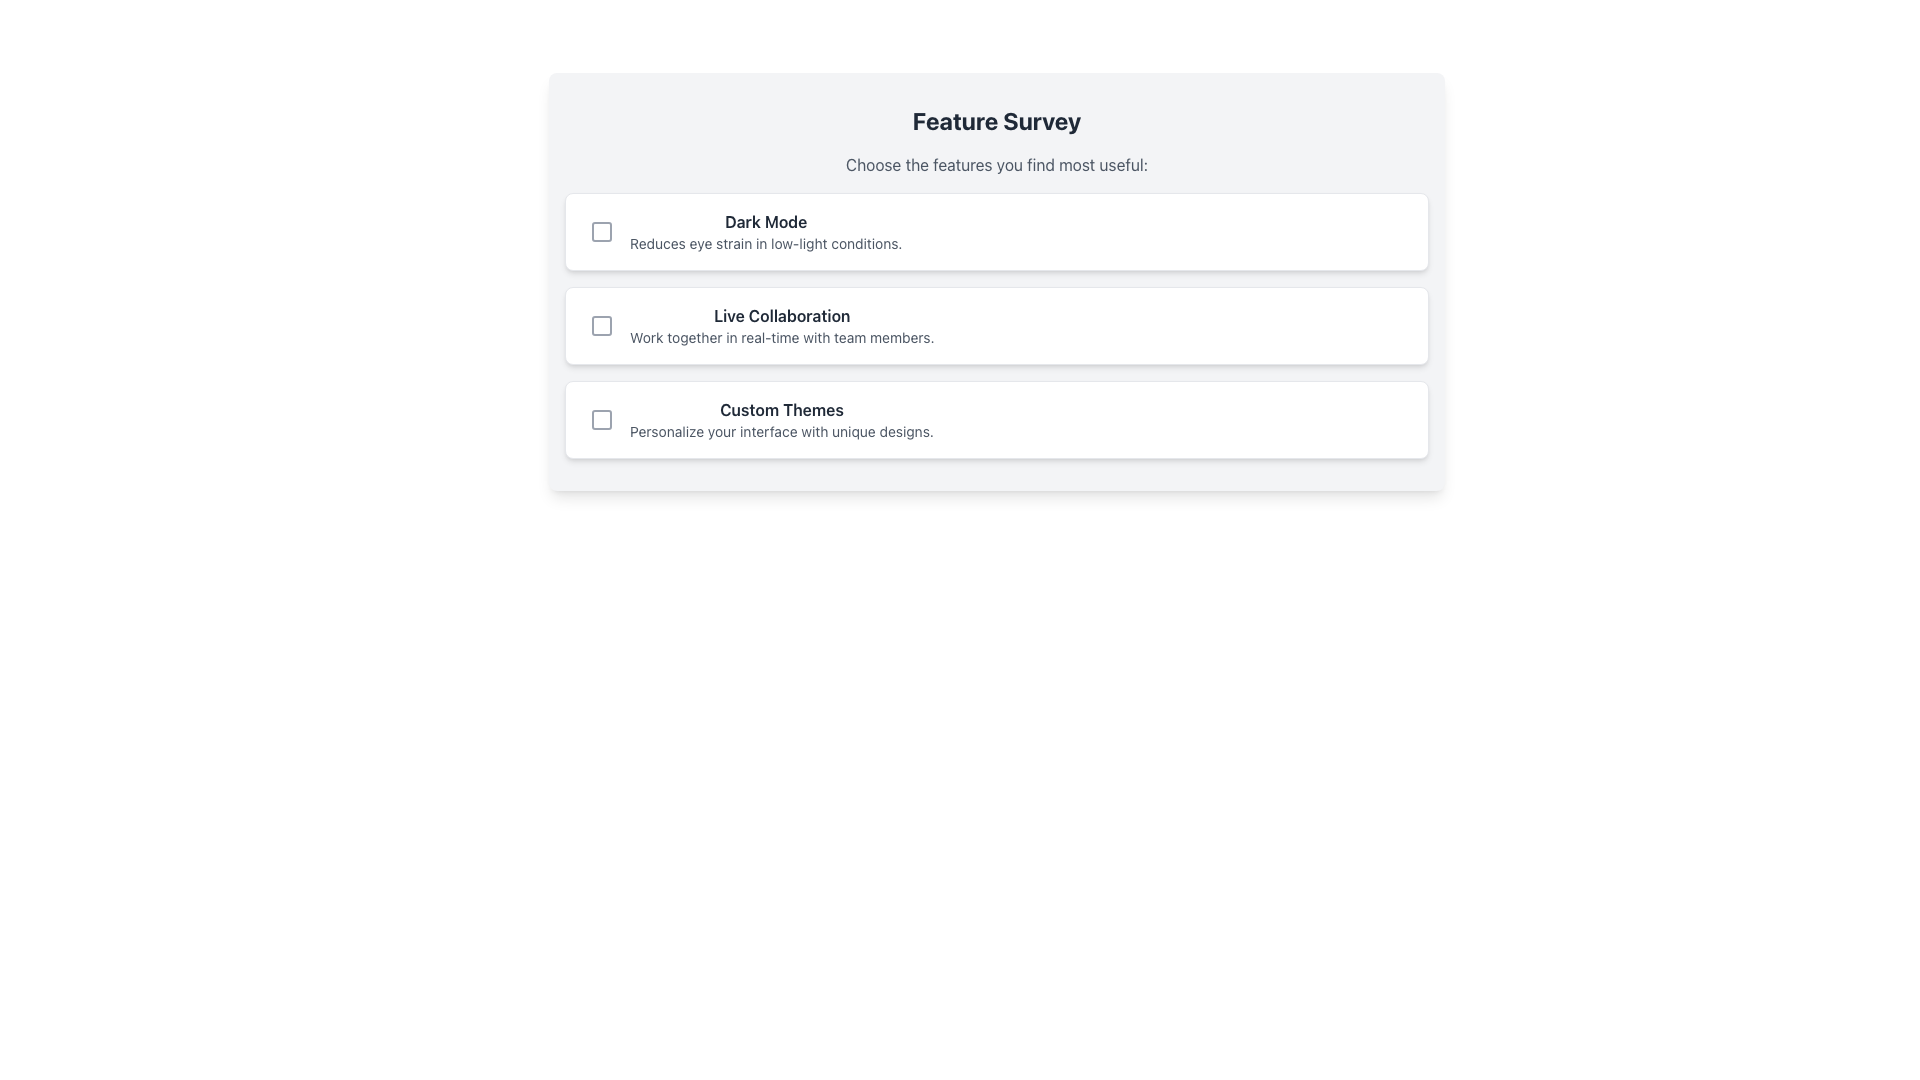 Image resolution: width=1920 pixels, height=1080 pixels. Describe the element at coordinates (600, 325) in the screenshot. I see `the Checkbox icon located to the left of the 'Live Collaboration' text` at that location.